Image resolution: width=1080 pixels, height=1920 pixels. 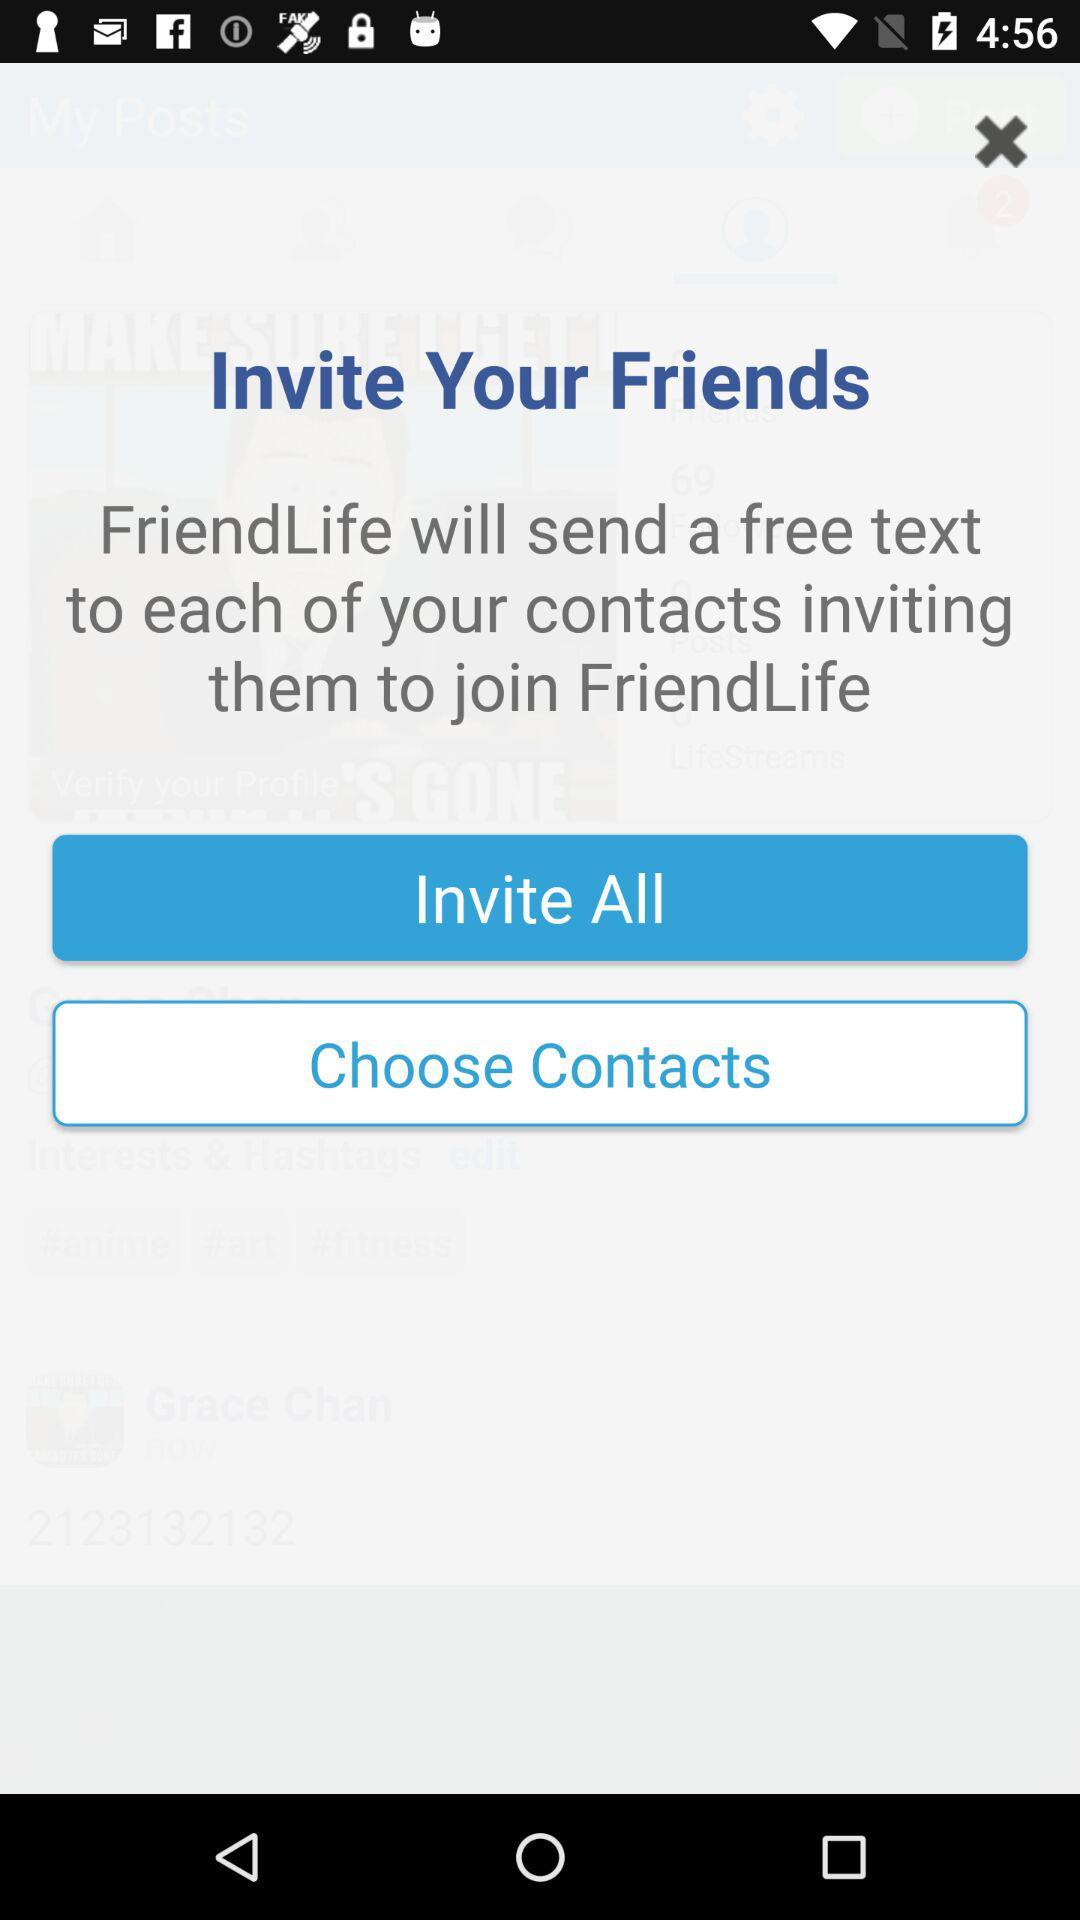 What do you see at coordinates (540, 1062) in the screenshot?
I see `the icon below the invite all item` at bounding box center [540, 1062].